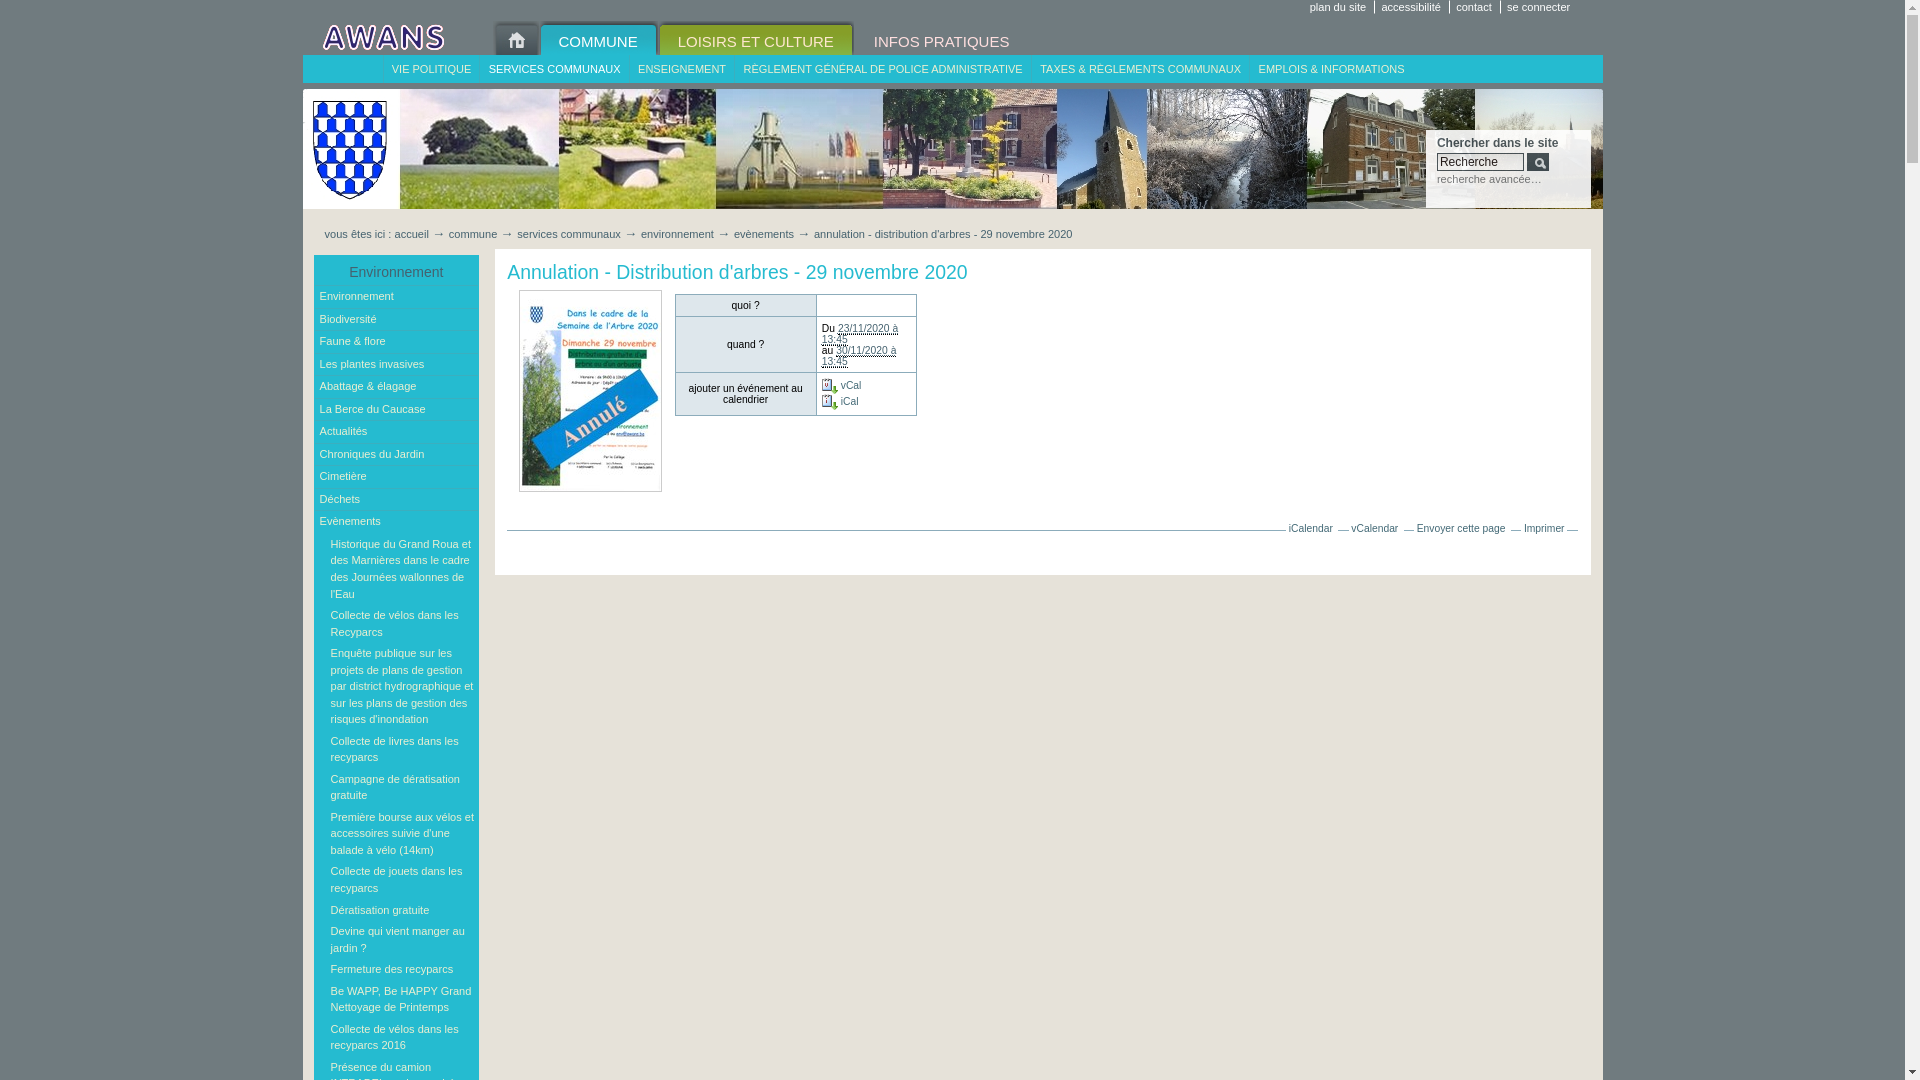 The image size is (1920, 1080). Describe the element at coordinates (840, 401) in the screenshot. I see `'iCal'` at that location.